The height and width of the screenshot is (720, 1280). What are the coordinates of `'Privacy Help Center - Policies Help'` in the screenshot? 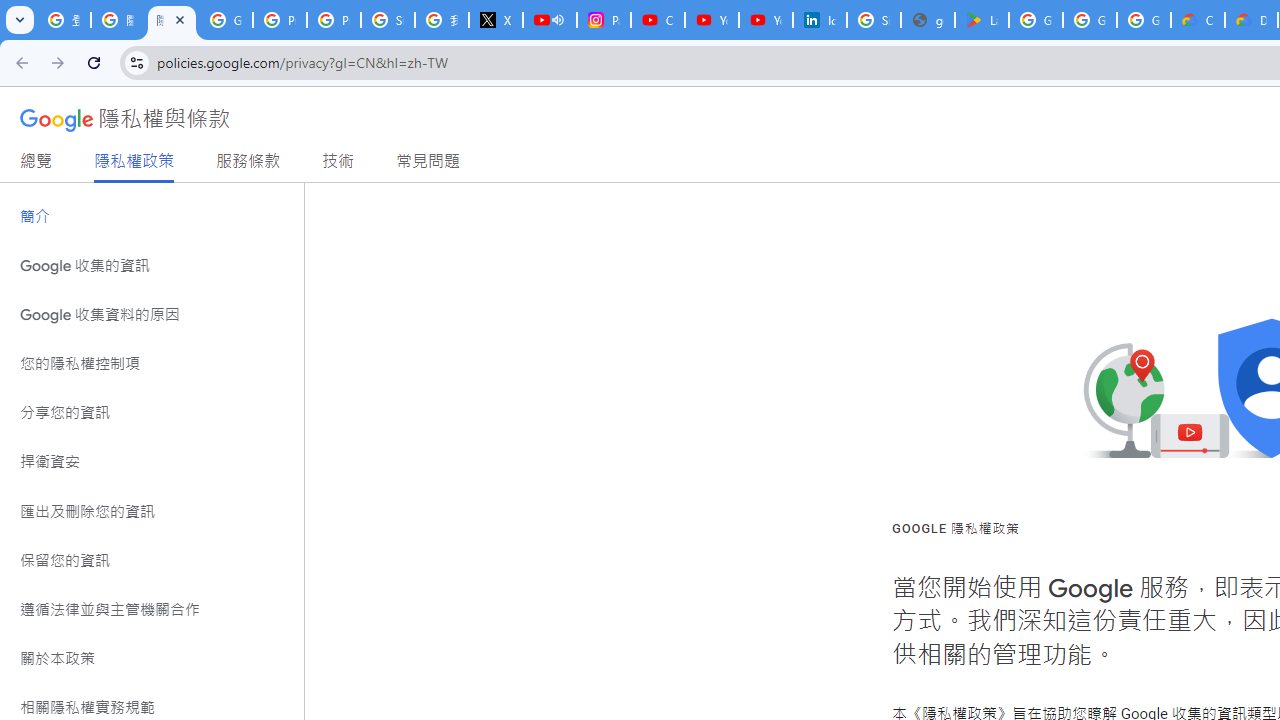 It's located at (279, 20).